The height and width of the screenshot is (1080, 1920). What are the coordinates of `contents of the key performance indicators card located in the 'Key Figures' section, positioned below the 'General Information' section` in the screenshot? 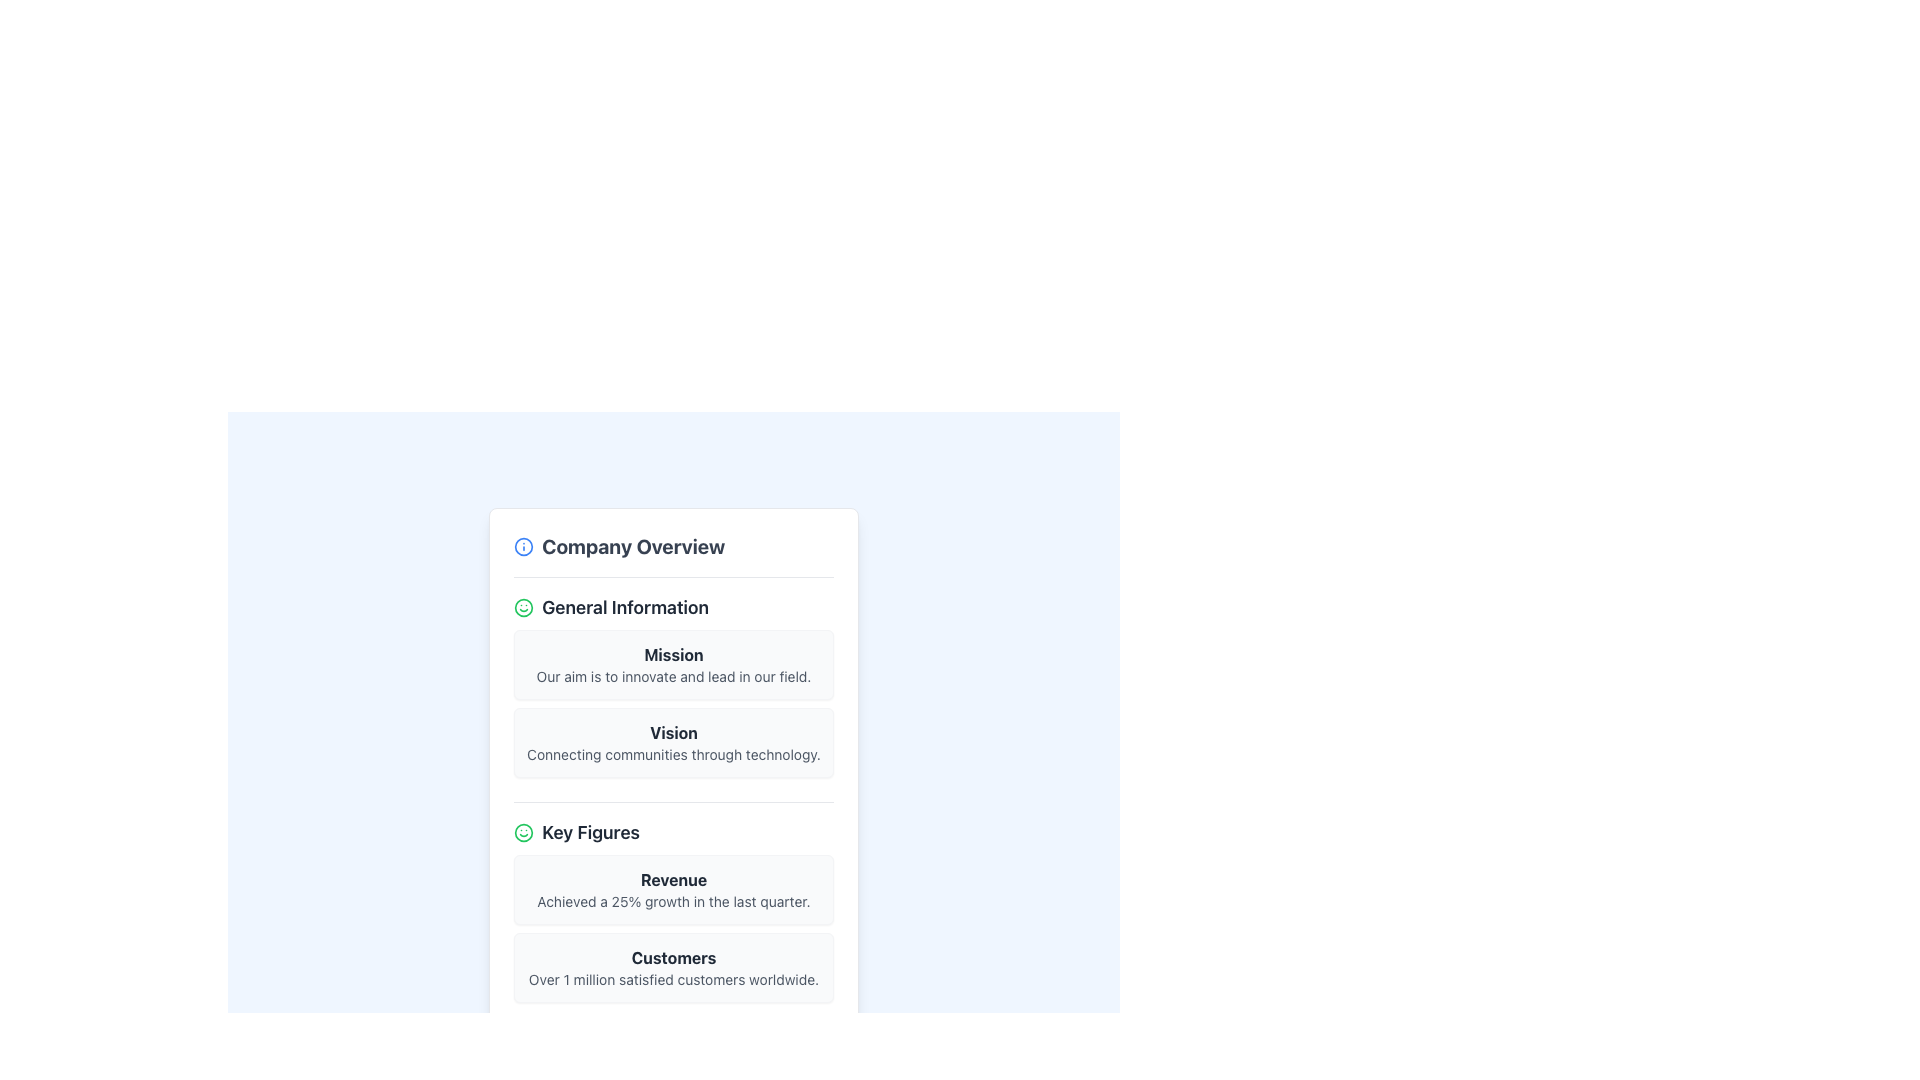 It's located at (673, 929).